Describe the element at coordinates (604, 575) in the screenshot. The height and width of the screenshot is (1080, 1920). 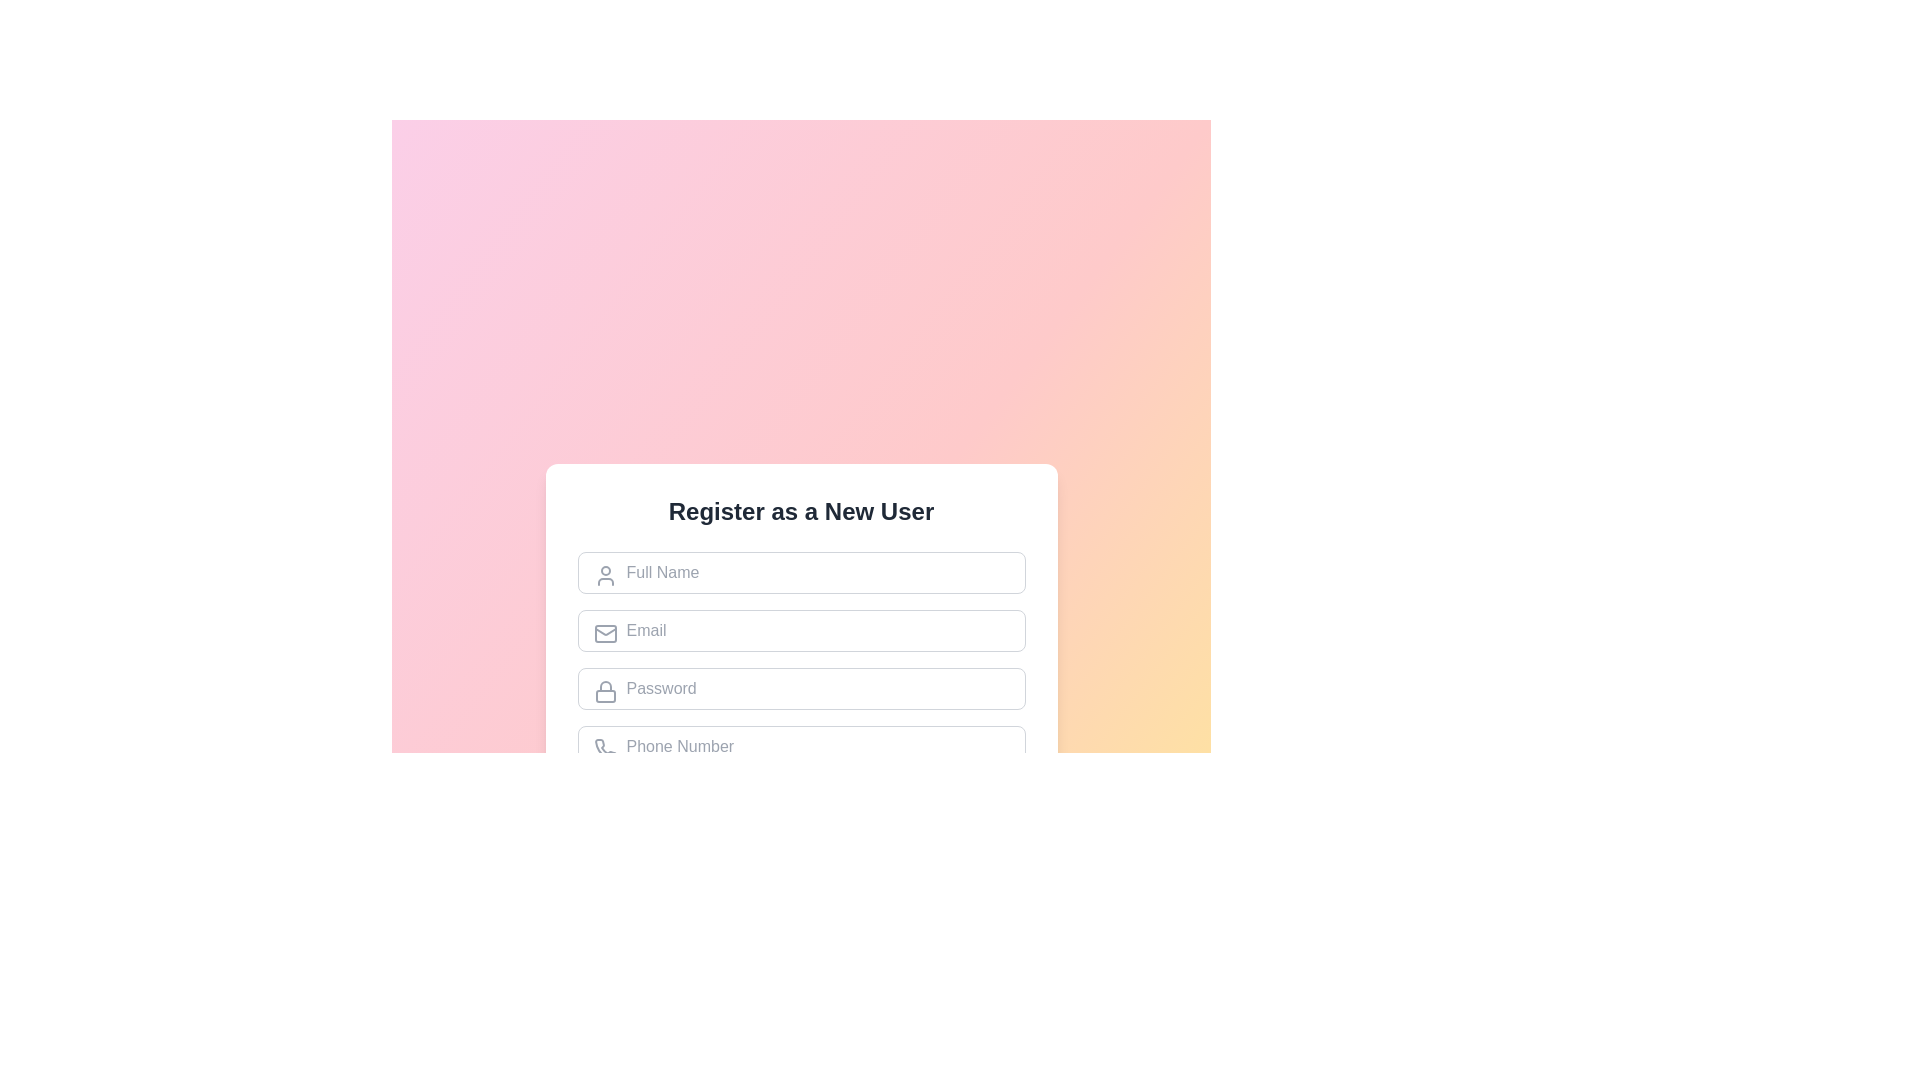
I see `the user icon, which is a simplistic silhouette of a person, located to the left of the 'Full Name' input field in the registration form` at that location.